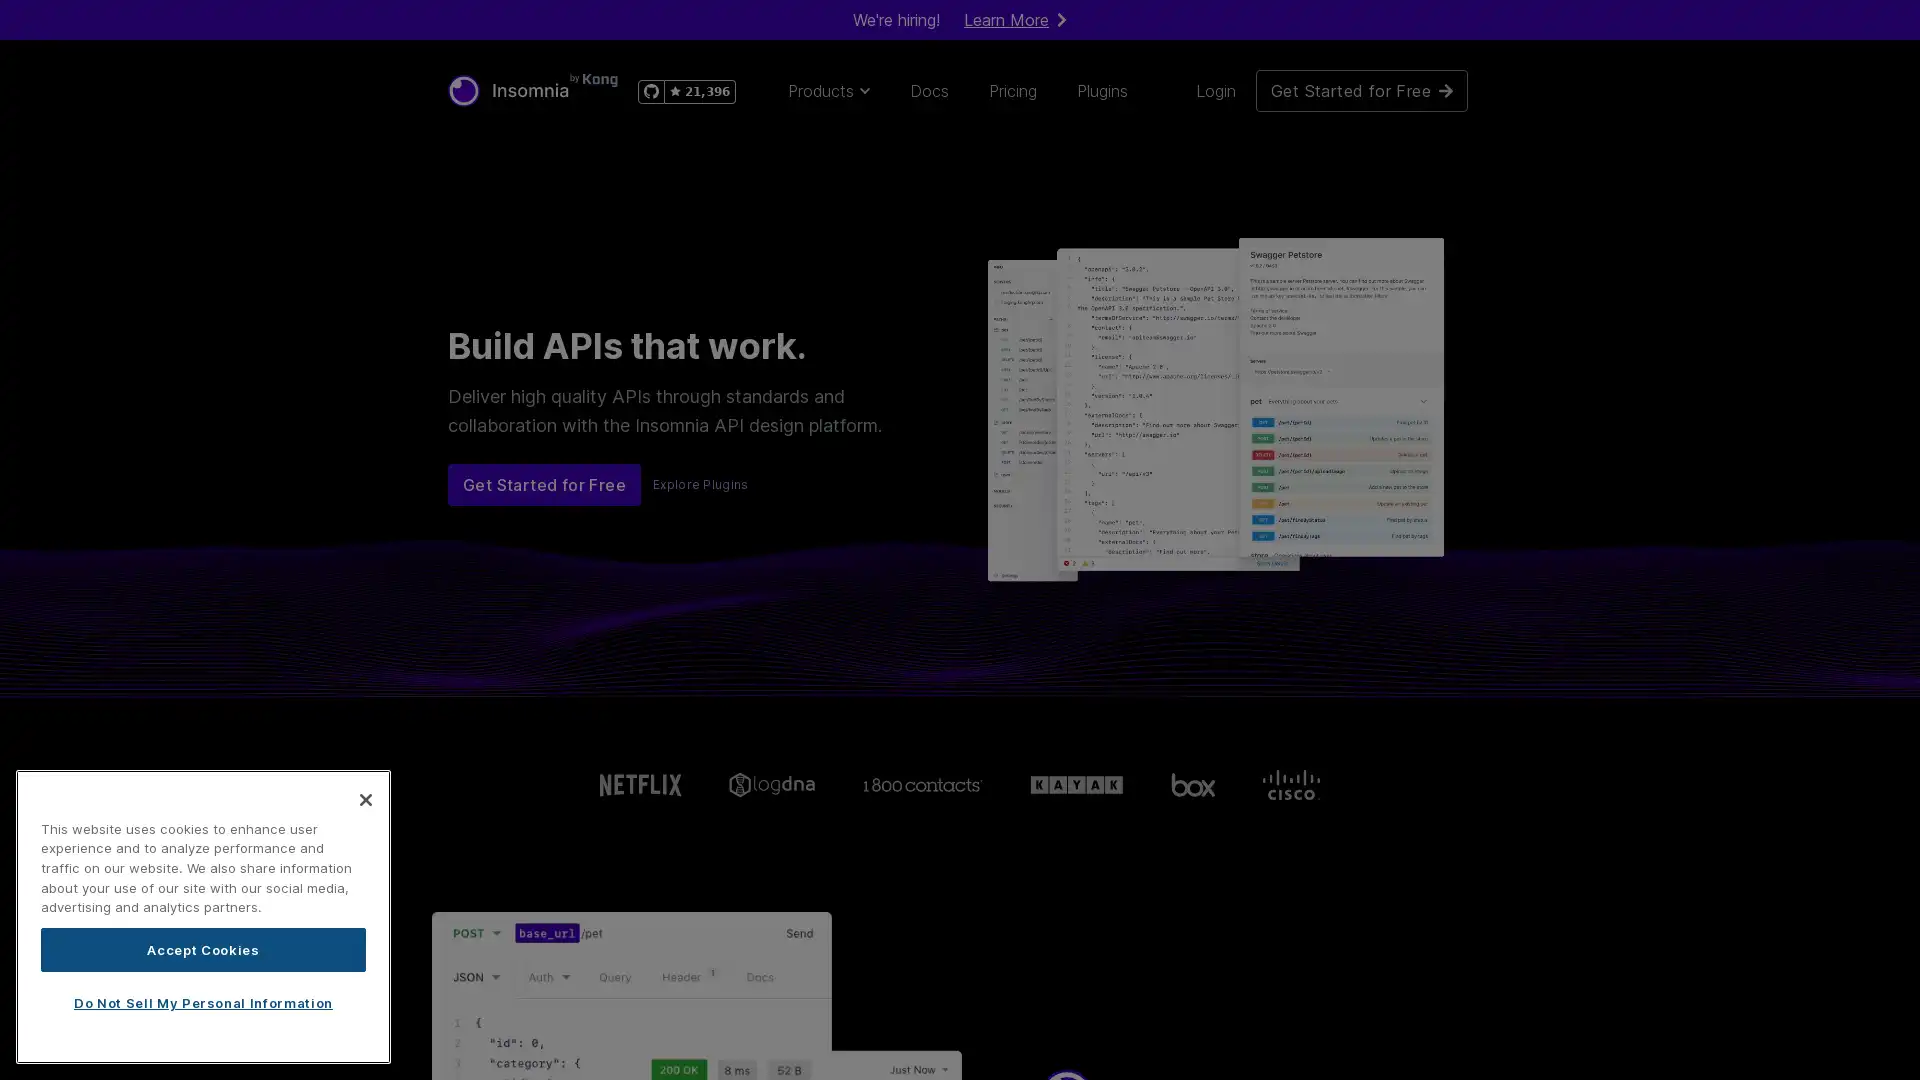  I want to click on Close, so click(365, 797).